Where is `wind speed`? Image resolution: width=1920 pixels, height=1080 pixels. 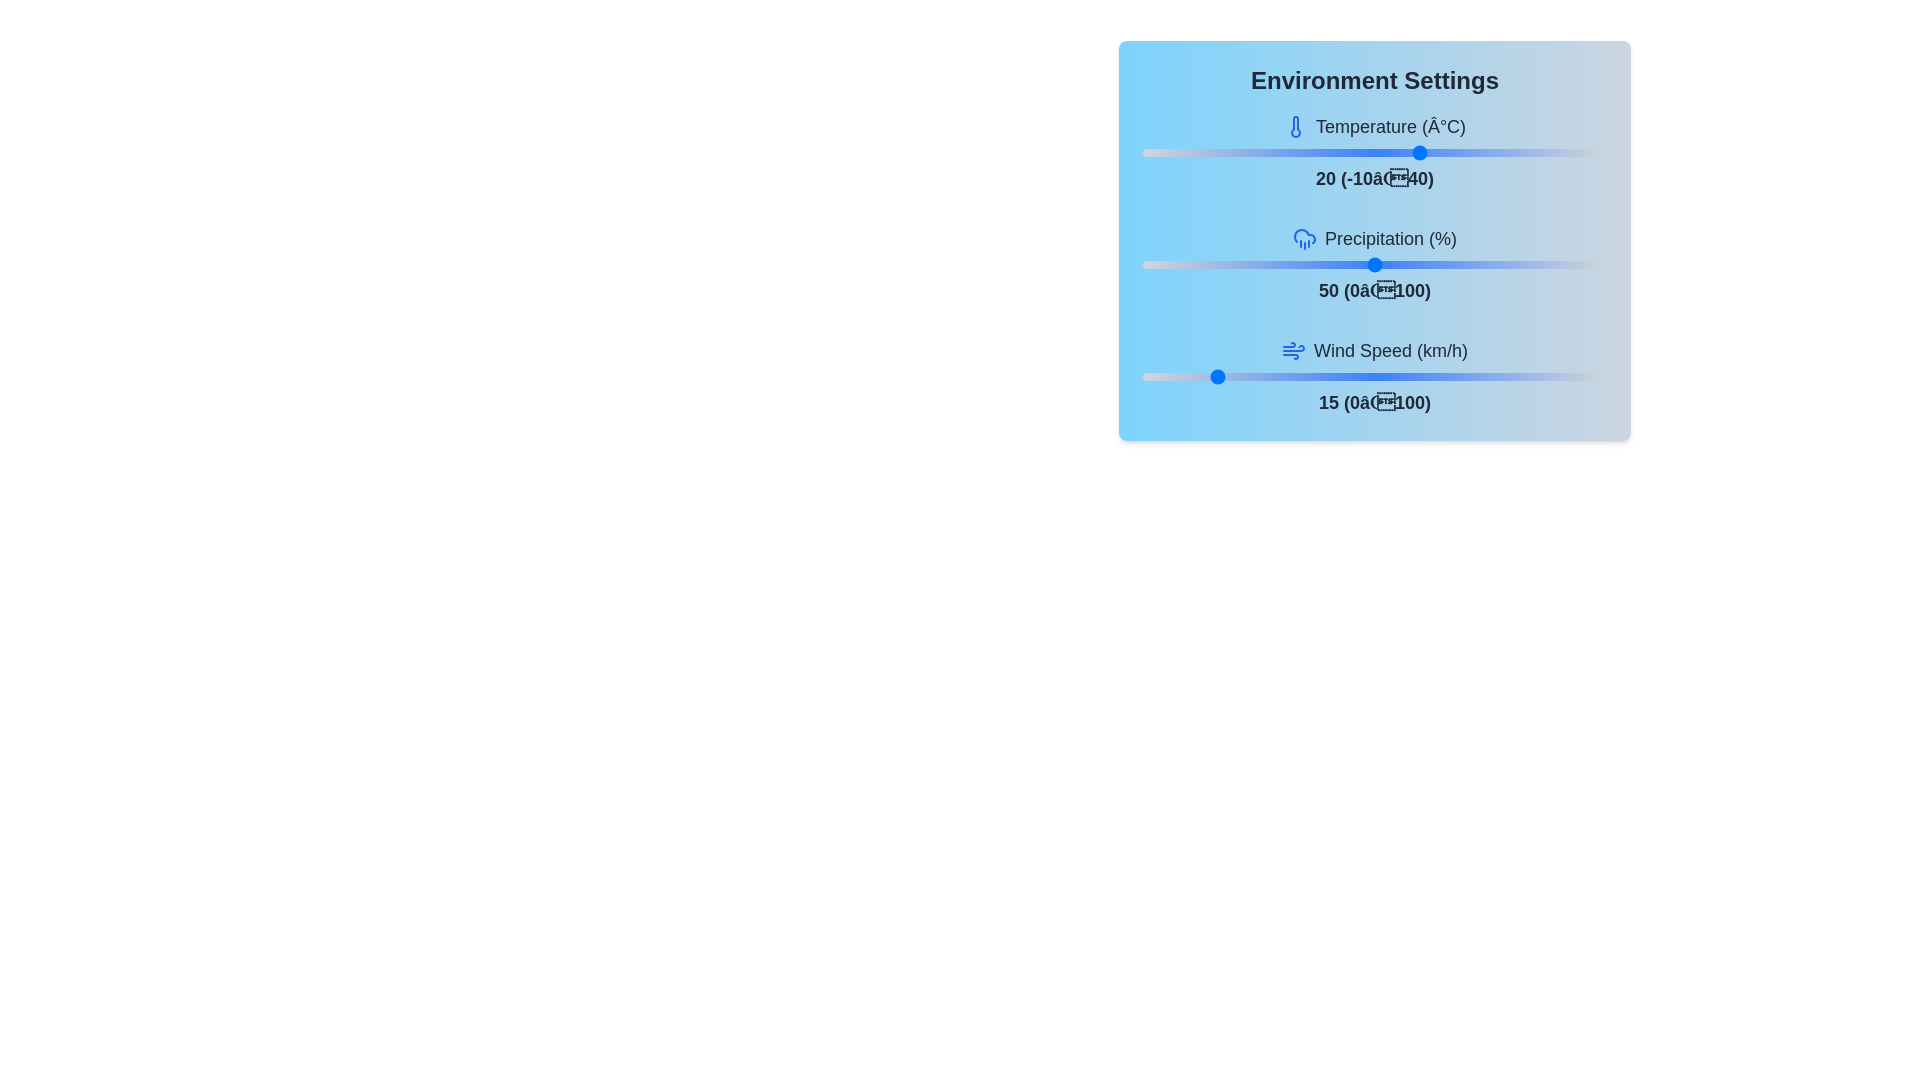
wind speed is located at coordinates (1514, 377).